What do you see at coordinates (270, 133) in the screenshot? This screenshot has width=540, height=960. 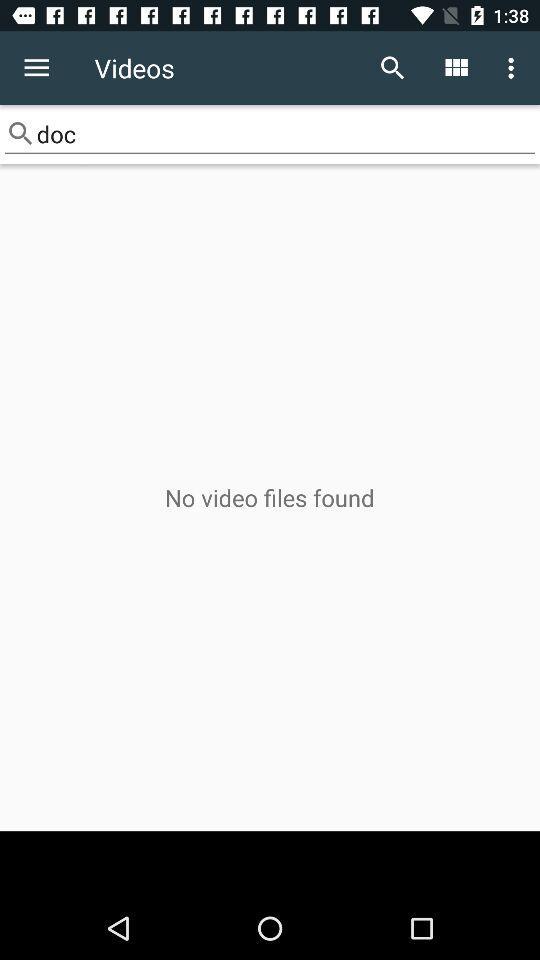 I see `icon at the top` at bounding box center [270, 133].